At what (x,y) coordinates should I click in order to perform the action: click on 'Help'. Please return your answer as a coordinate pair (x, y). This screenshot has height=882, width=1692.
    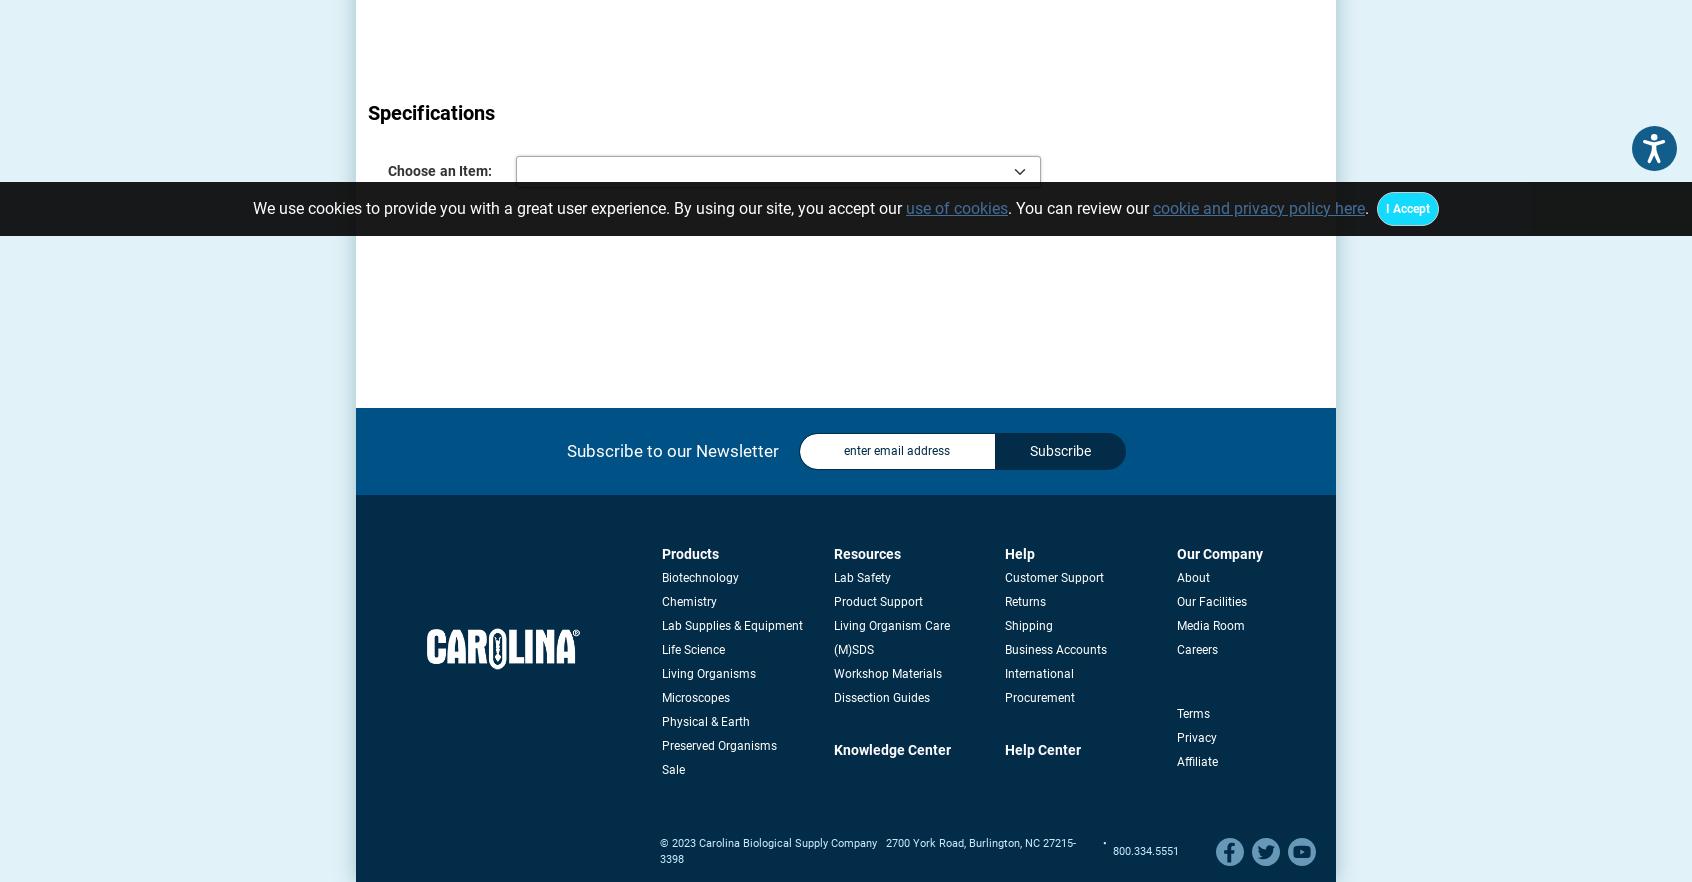
    Looking at the image, I should click on (1018, 552).